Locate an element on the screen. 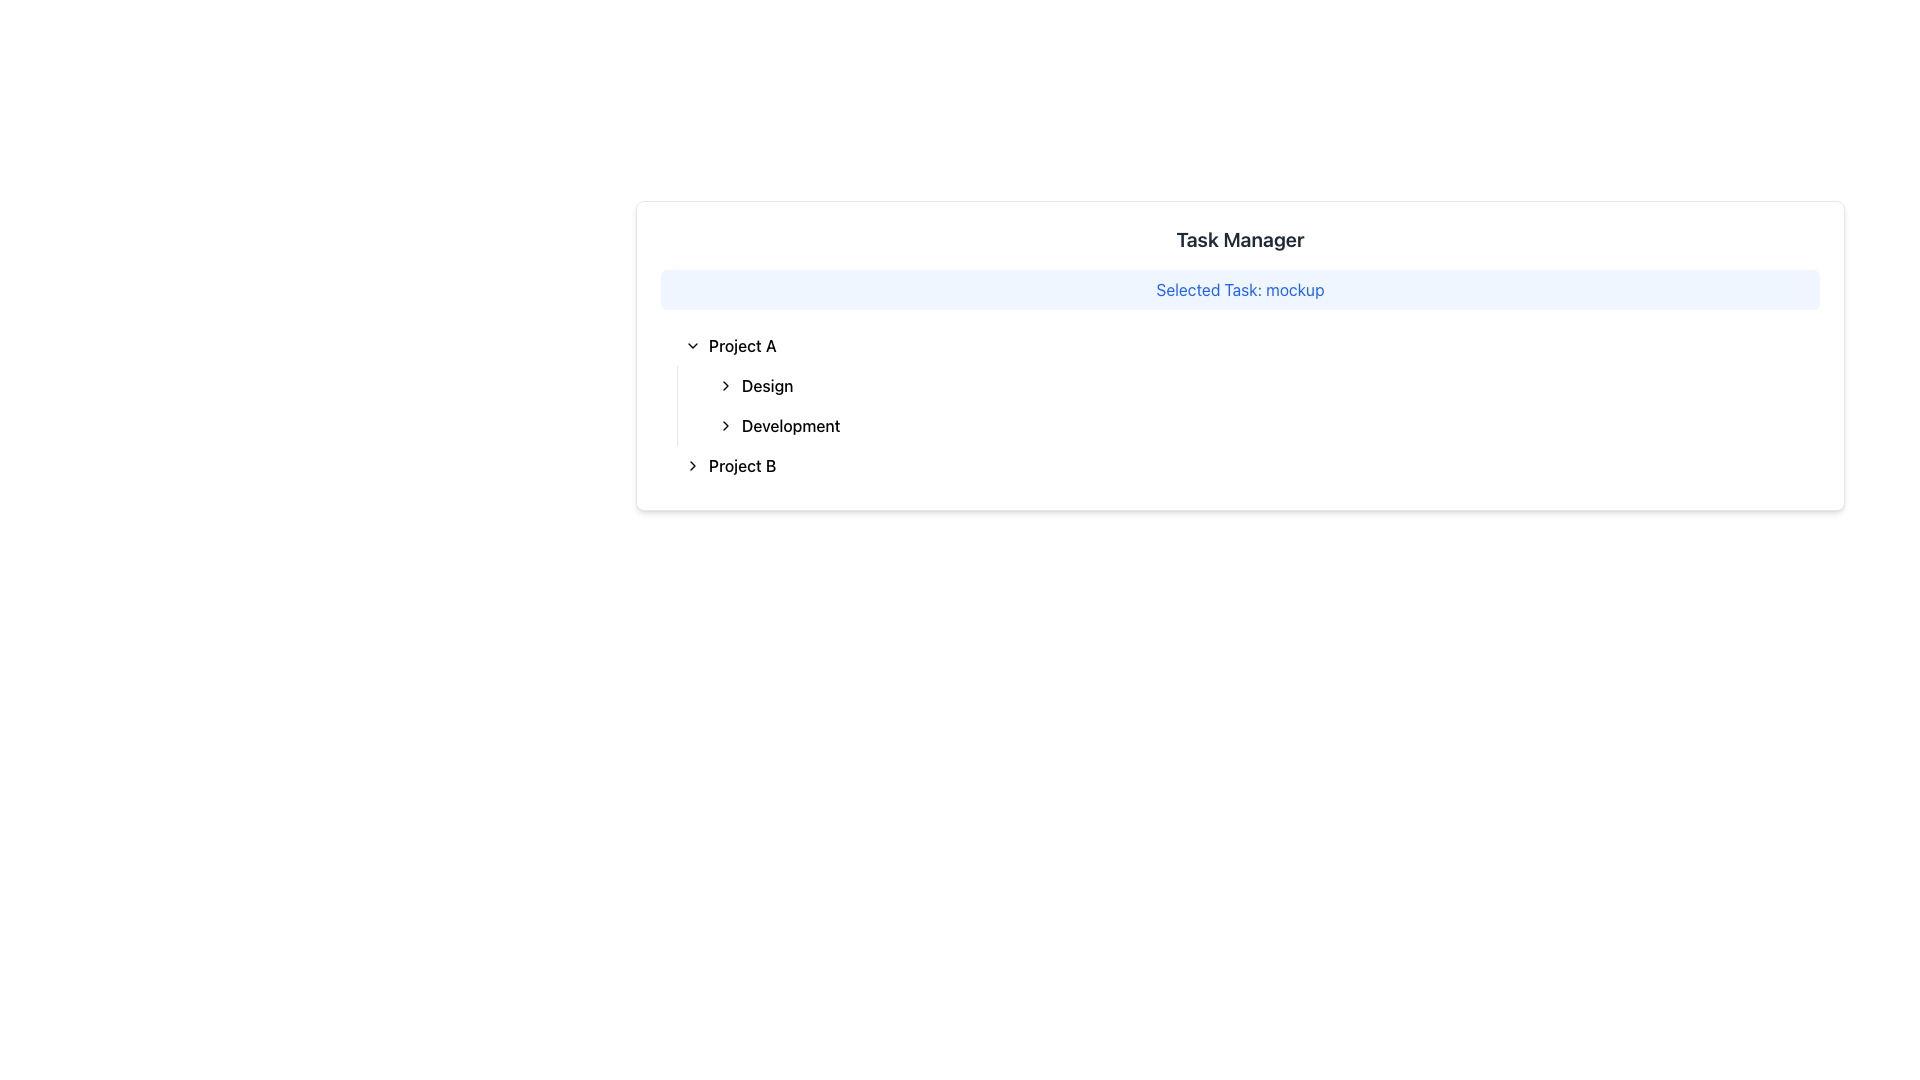  the rightward-pointing chevron icon located to the left of the text 'Design' under the 'Project A' hierarchy is located at coordinates (724, 385).